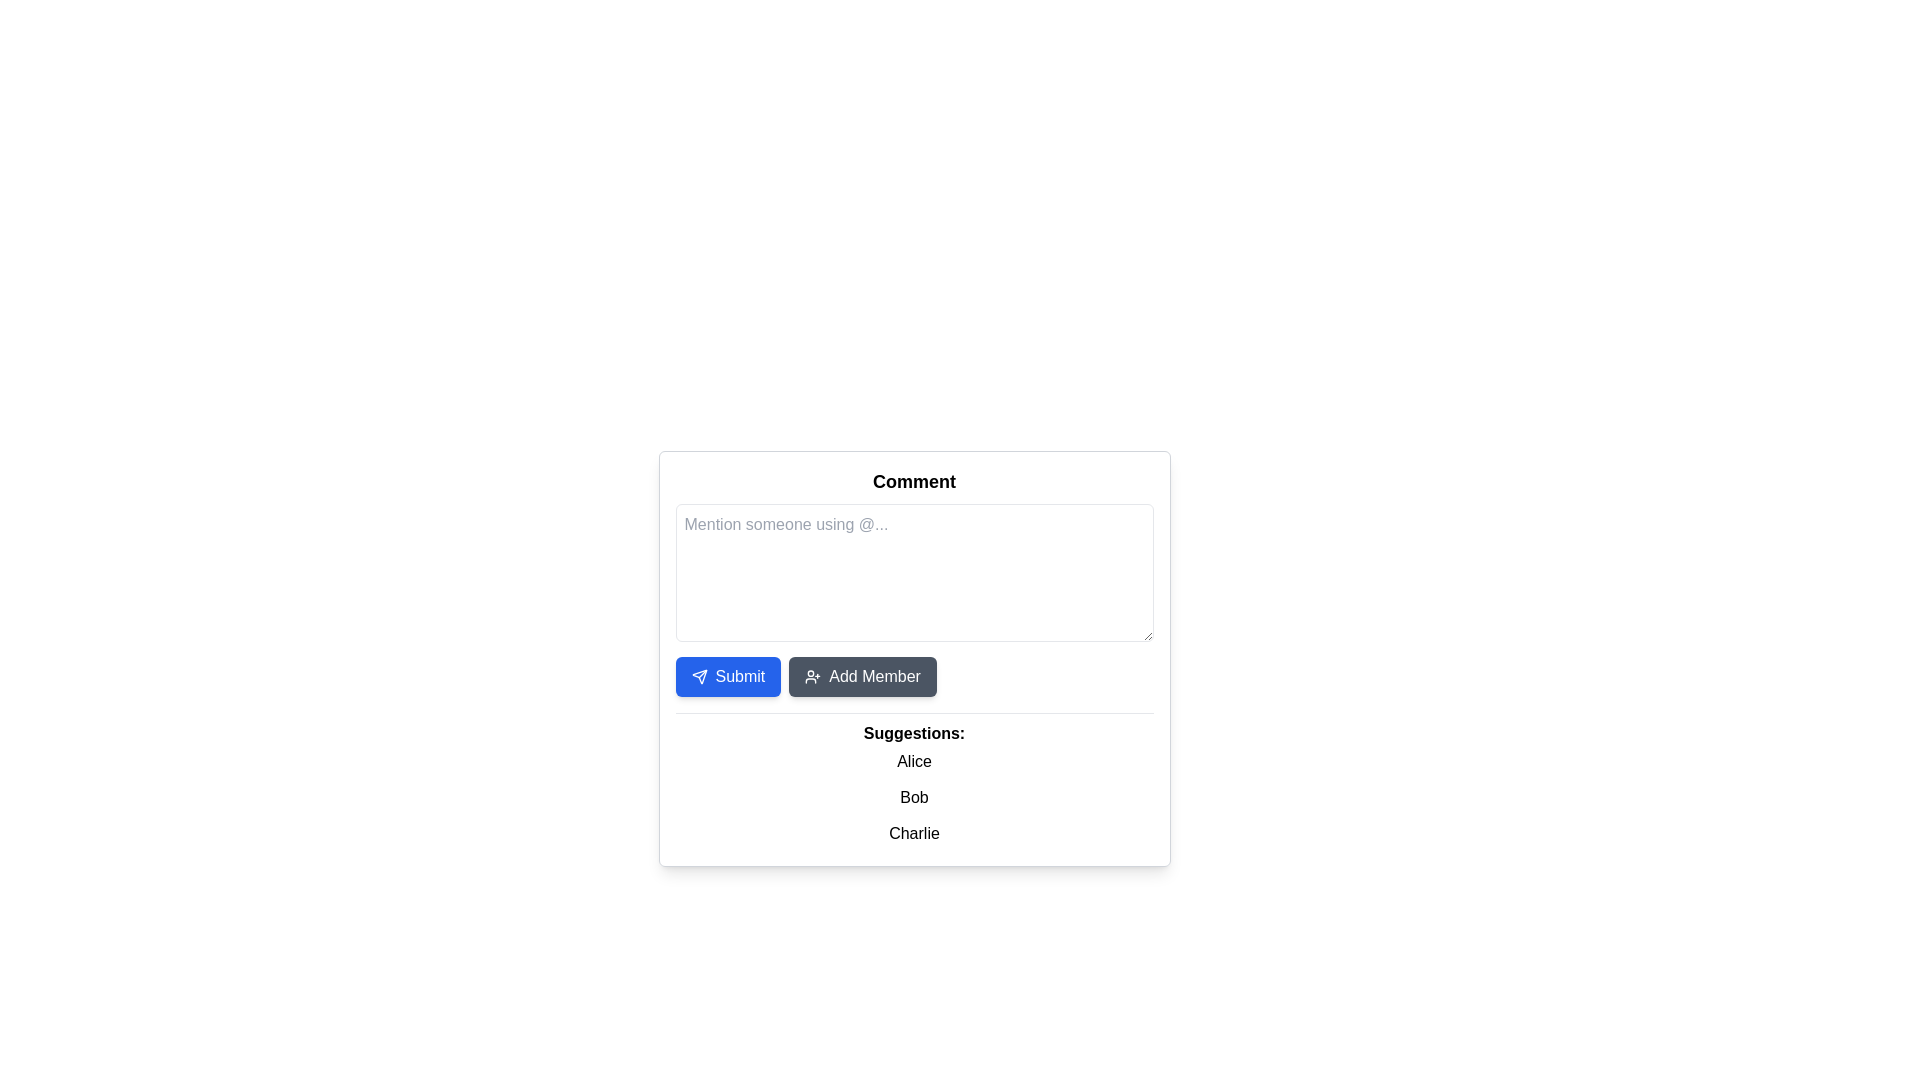  What do you see at coordinates (913, 797) in the screenshot?
I see `the second suggestion item in the list, which represents tagging or mentioning 'Bob' in a comment` at bounding box center [913, 797].